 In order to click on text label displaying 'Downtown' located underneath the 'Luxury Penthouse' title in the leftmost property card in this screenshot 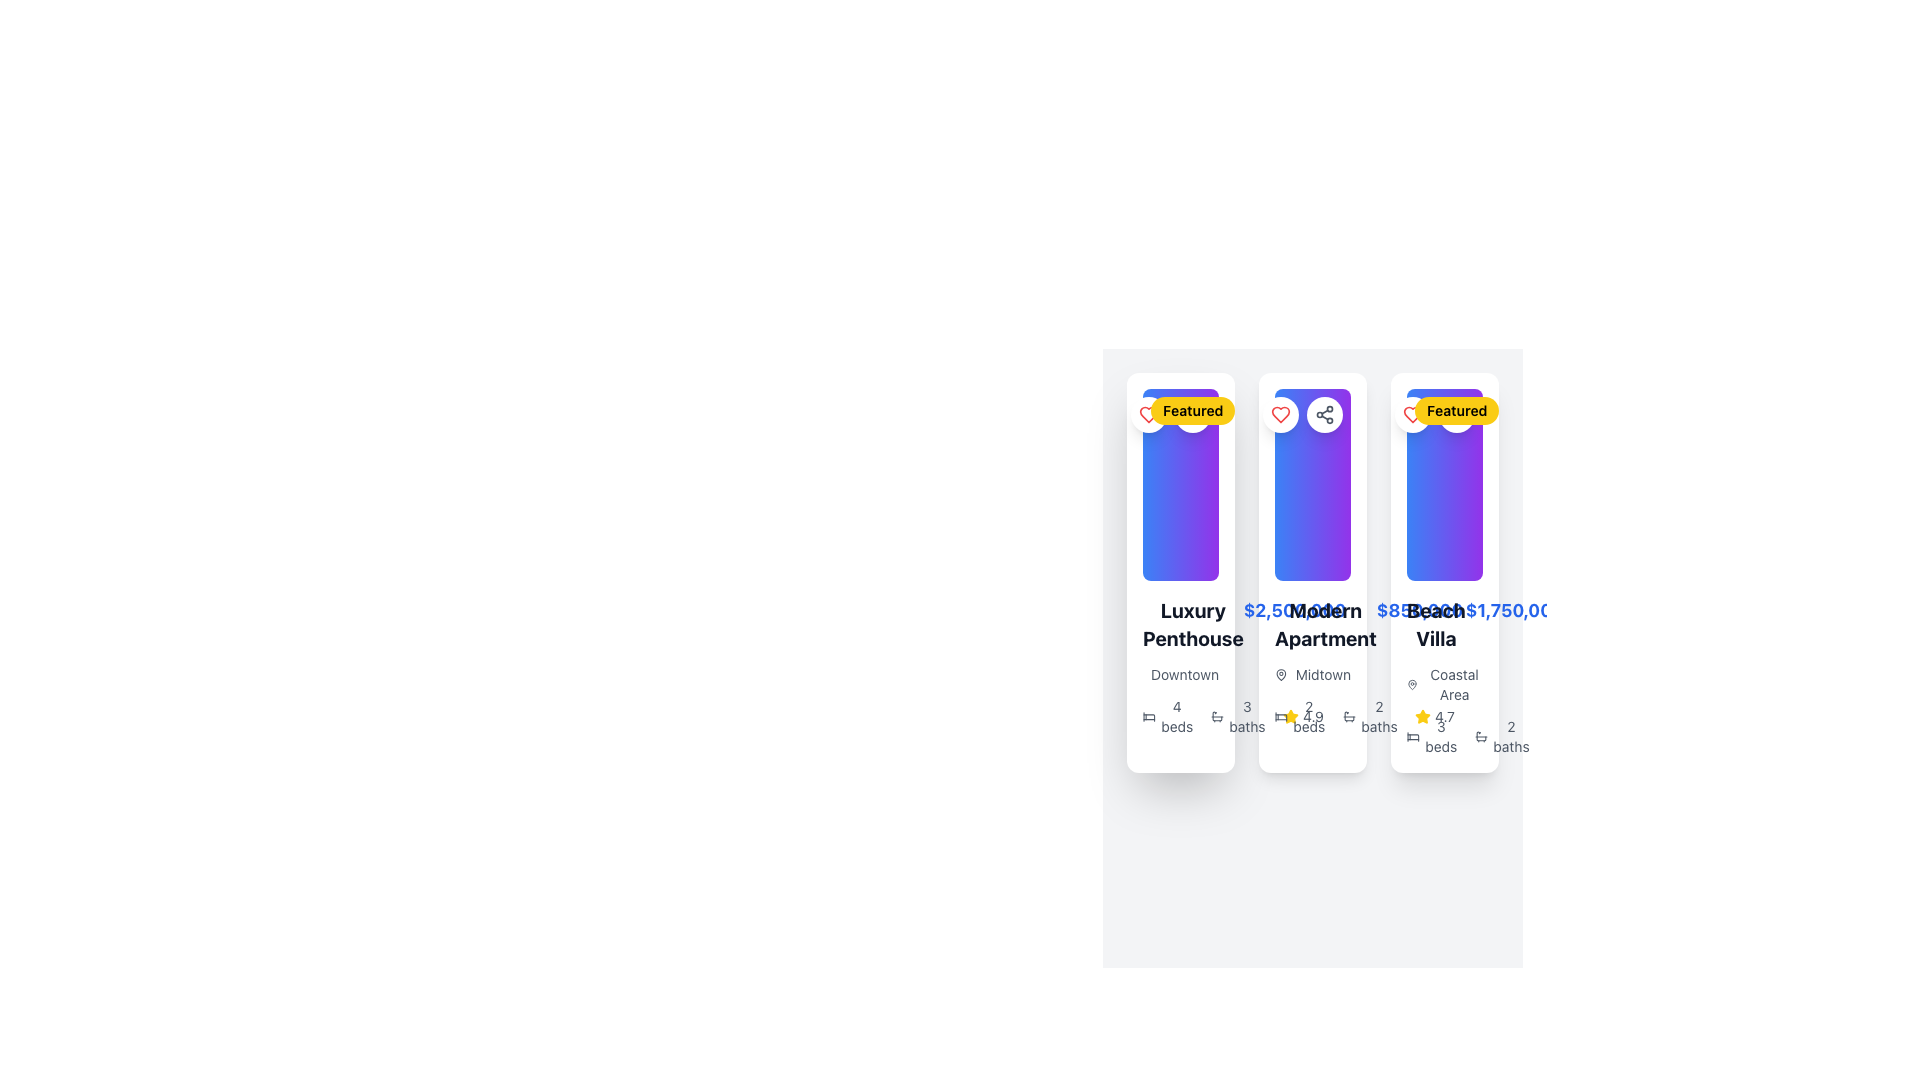, I will do `click(1185, 675)`.